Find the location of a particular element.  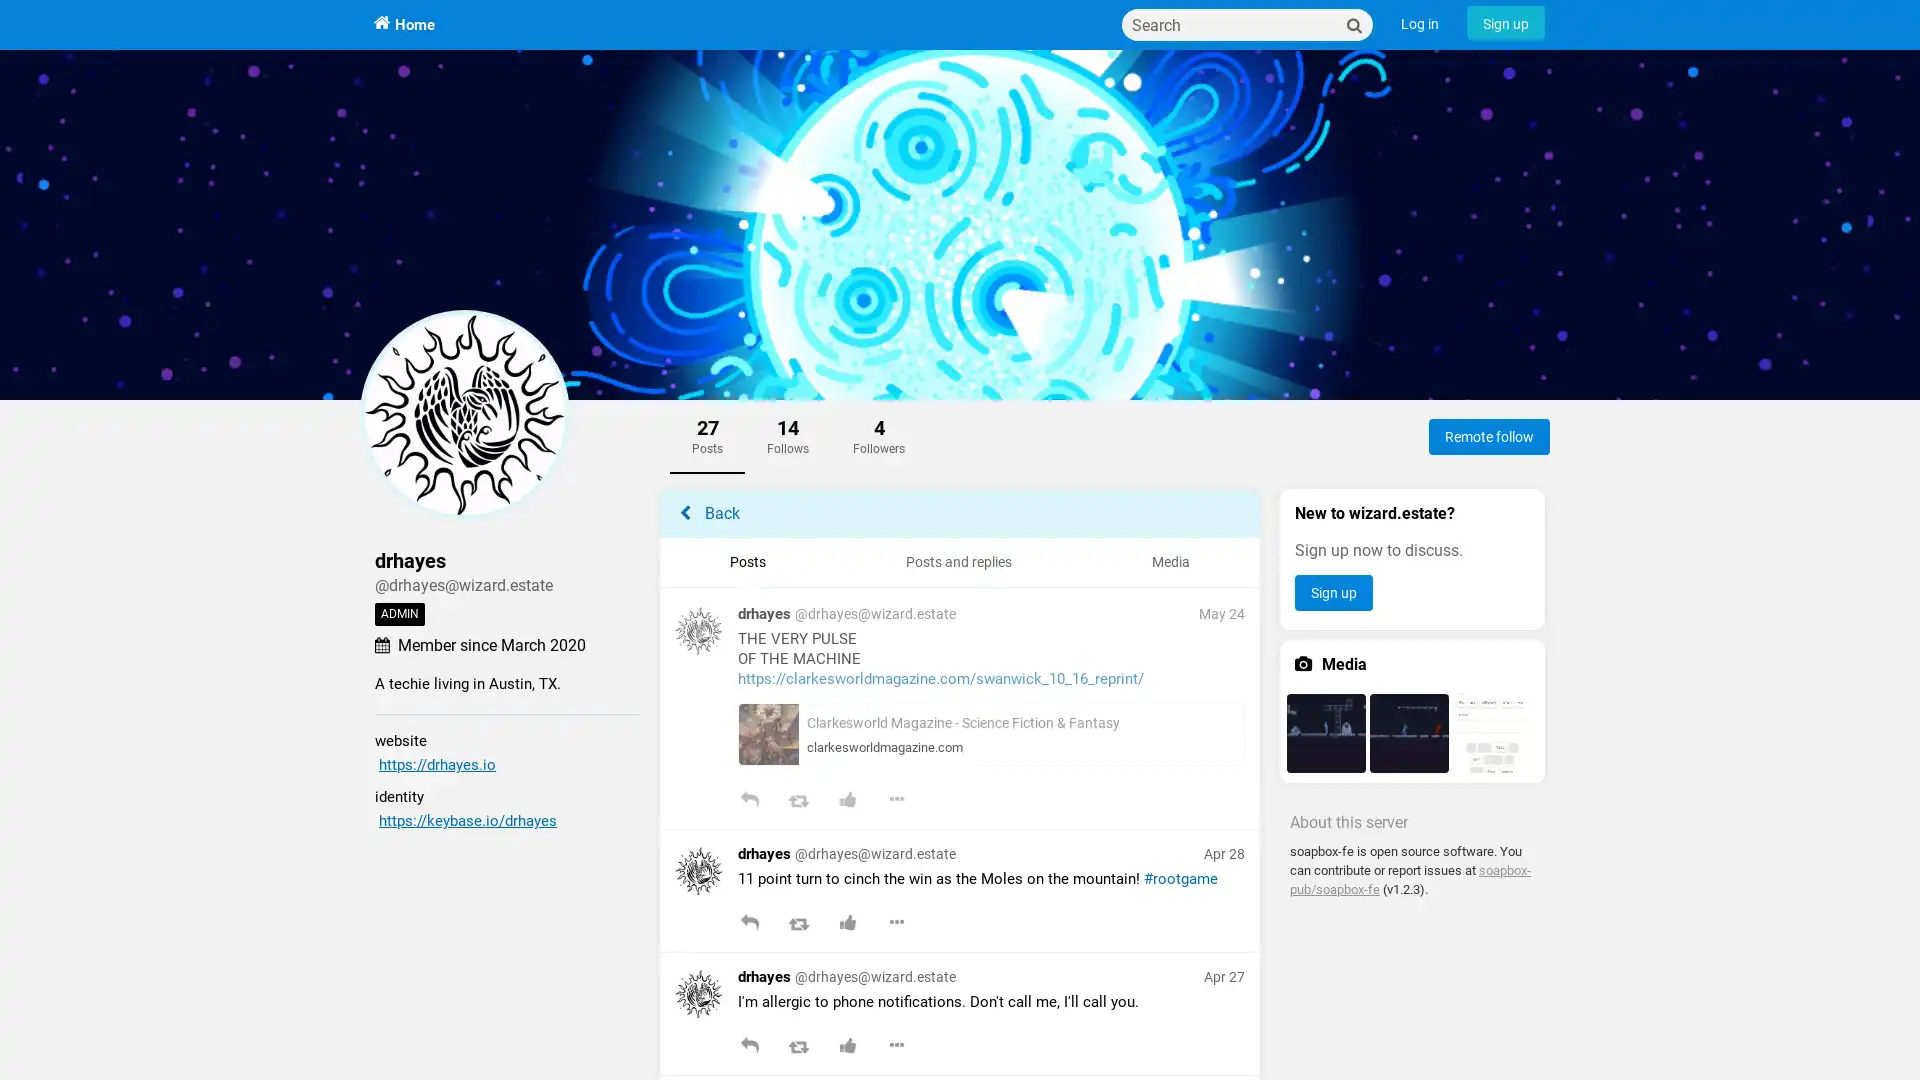

Reply is located at coordinates (748, 801).